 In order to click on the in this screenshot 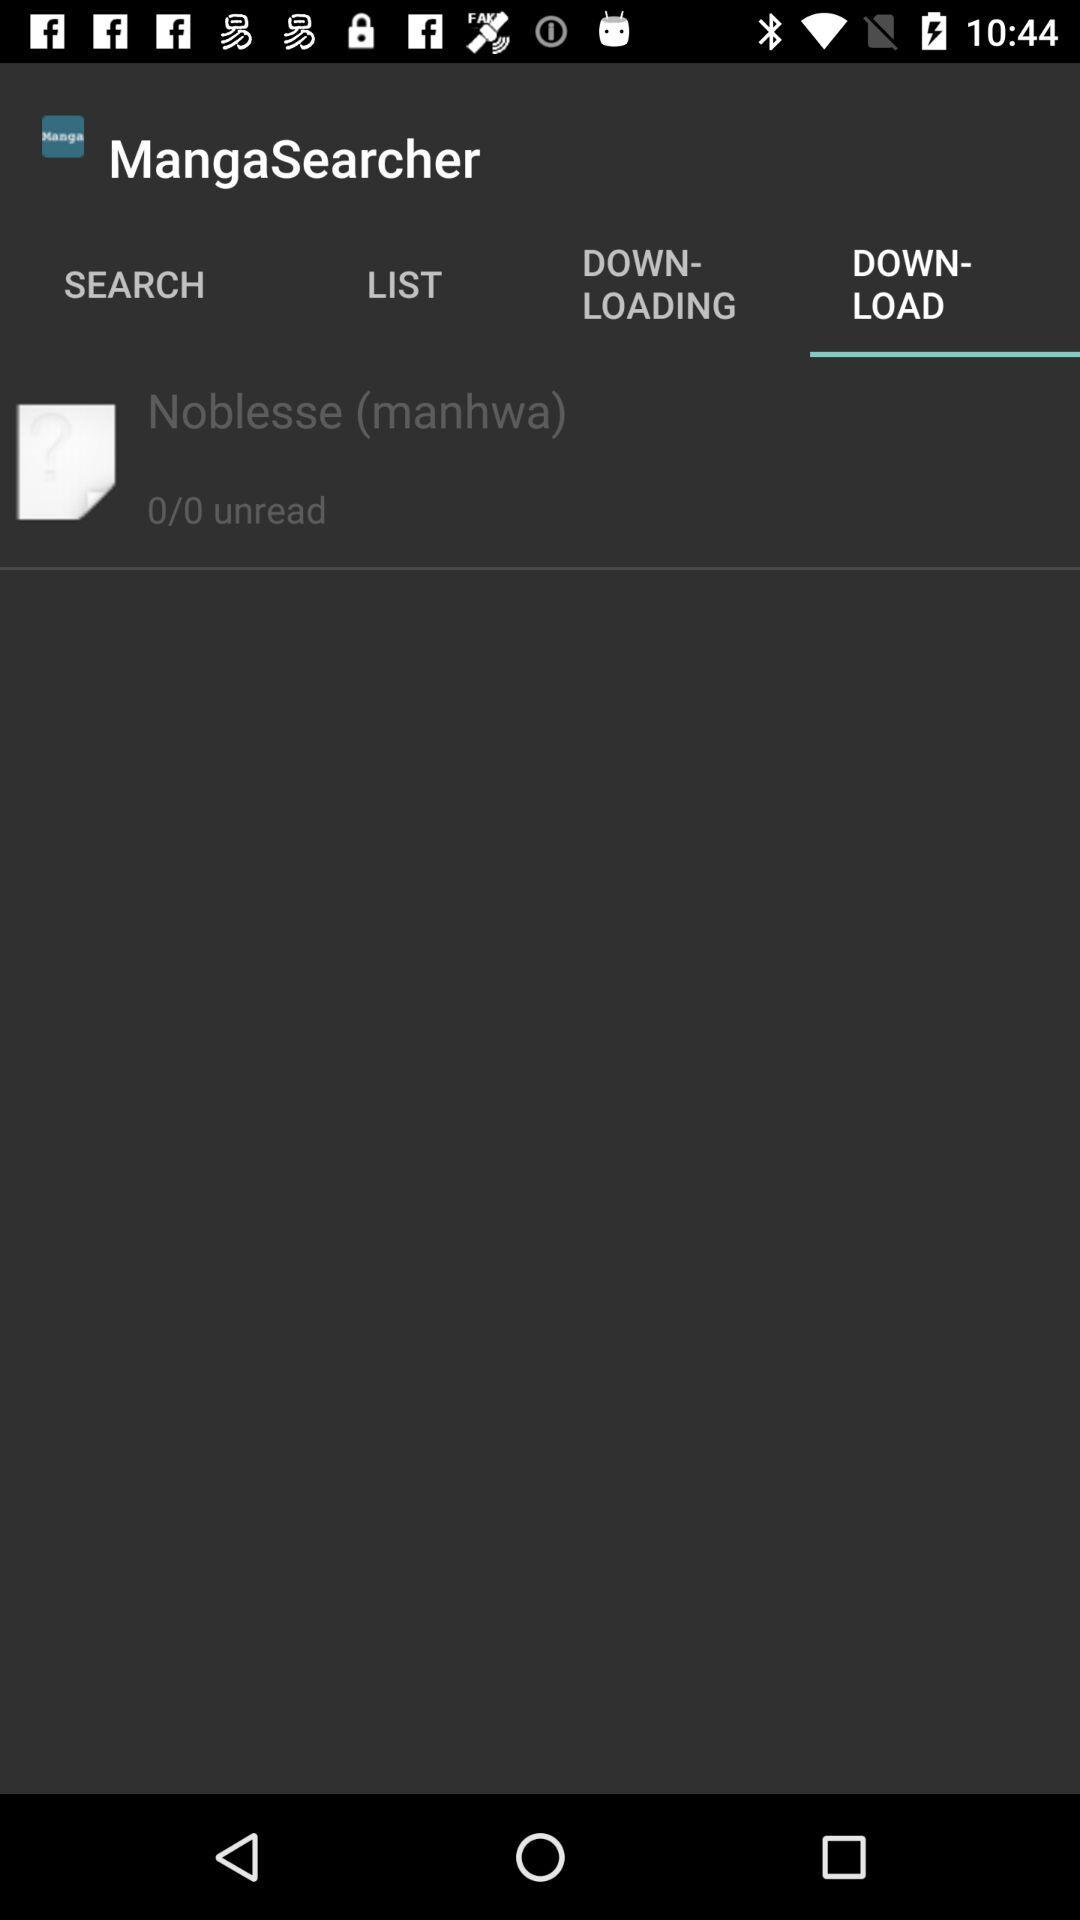, I will do `click(235, 487)`.